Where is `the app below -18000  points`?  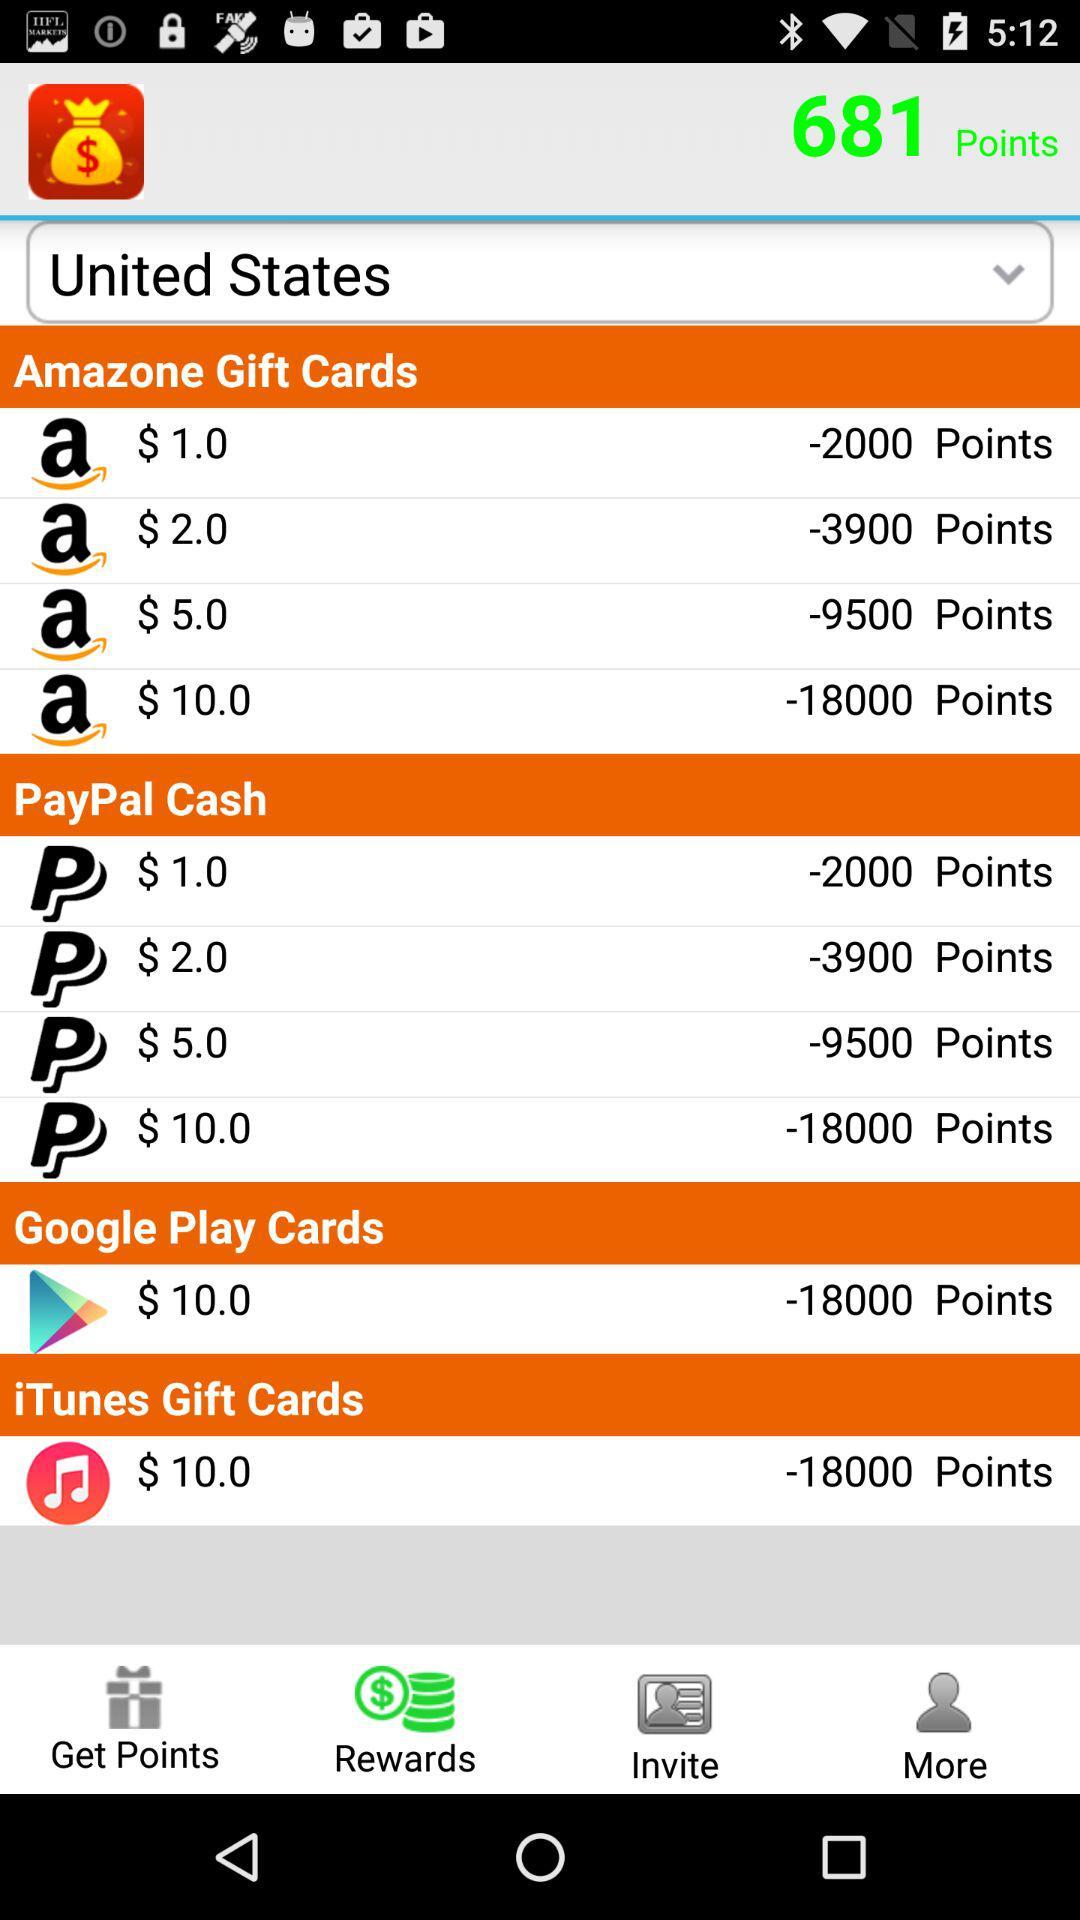
the app below -18000  points is located at coordinates (675, 1718).